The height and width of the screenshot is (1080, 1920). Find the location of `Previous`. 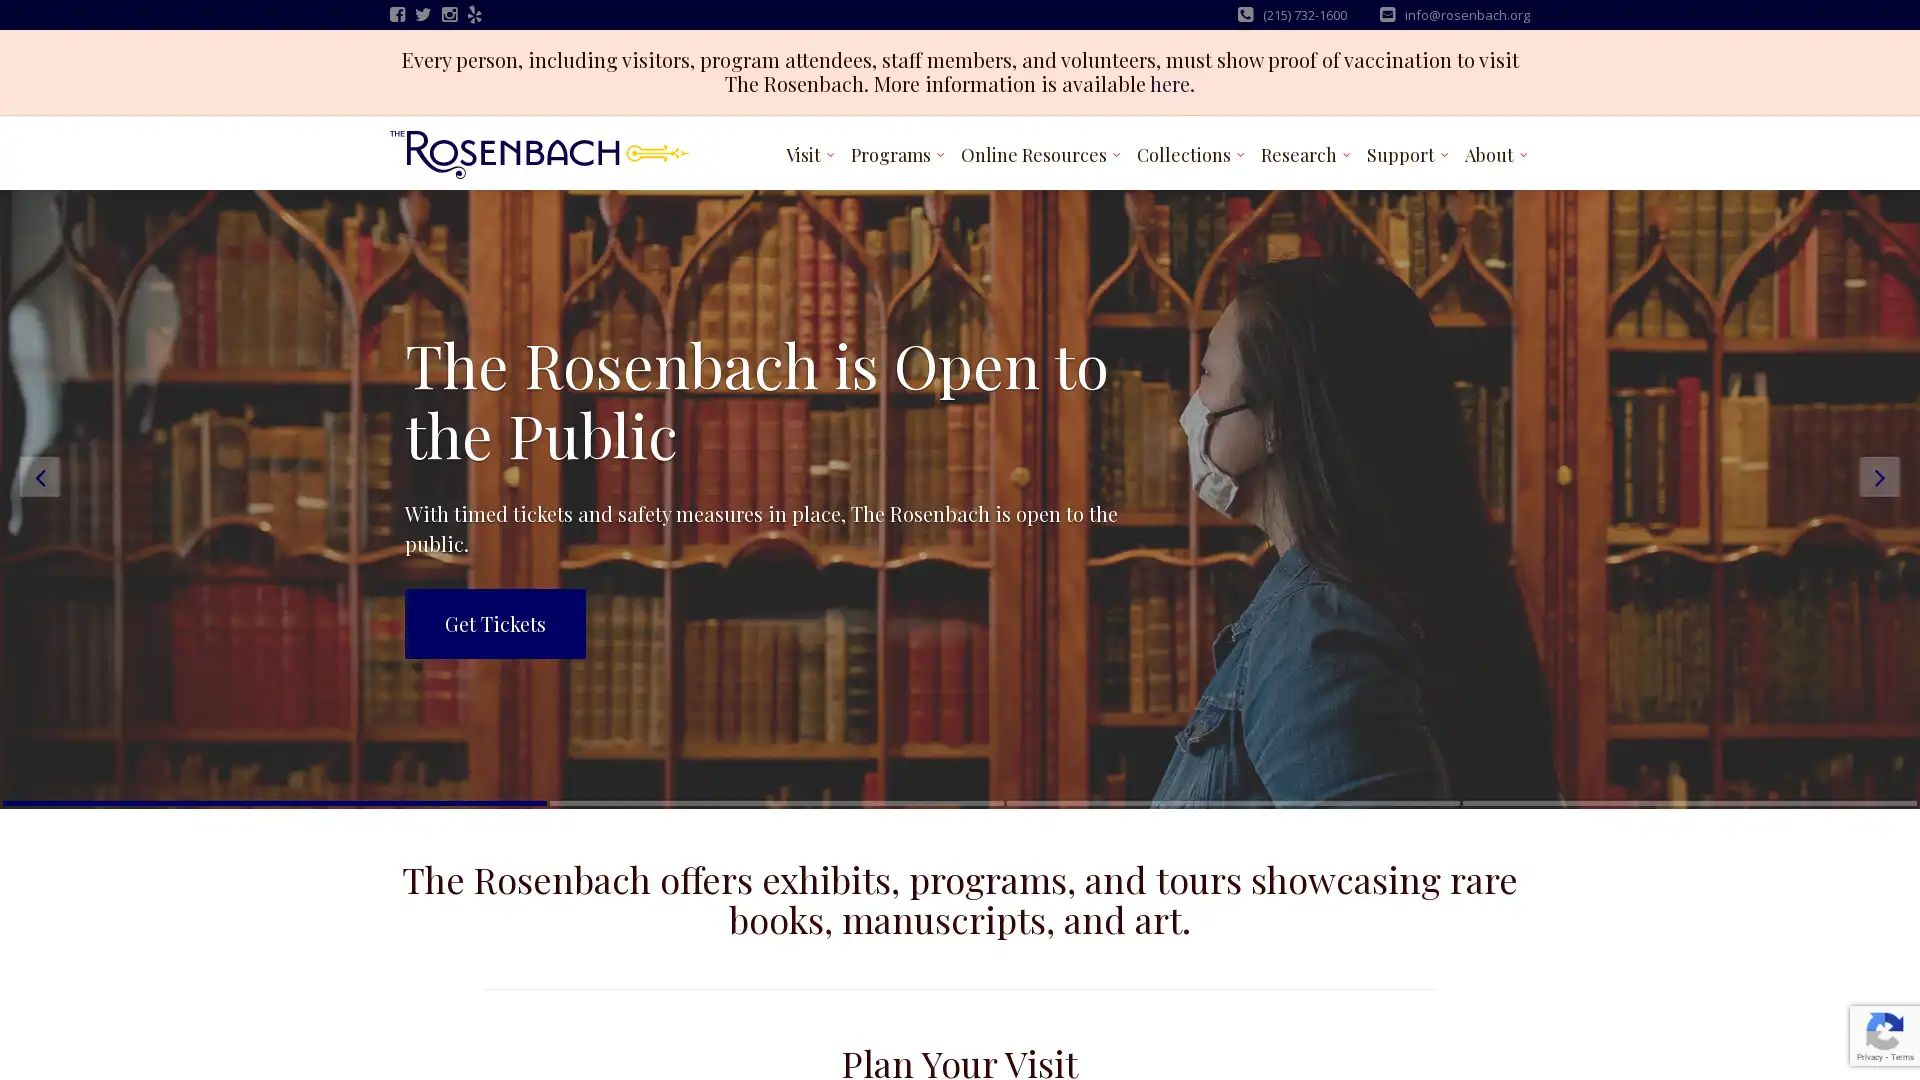

Previous is located at coordinates (39, 483).